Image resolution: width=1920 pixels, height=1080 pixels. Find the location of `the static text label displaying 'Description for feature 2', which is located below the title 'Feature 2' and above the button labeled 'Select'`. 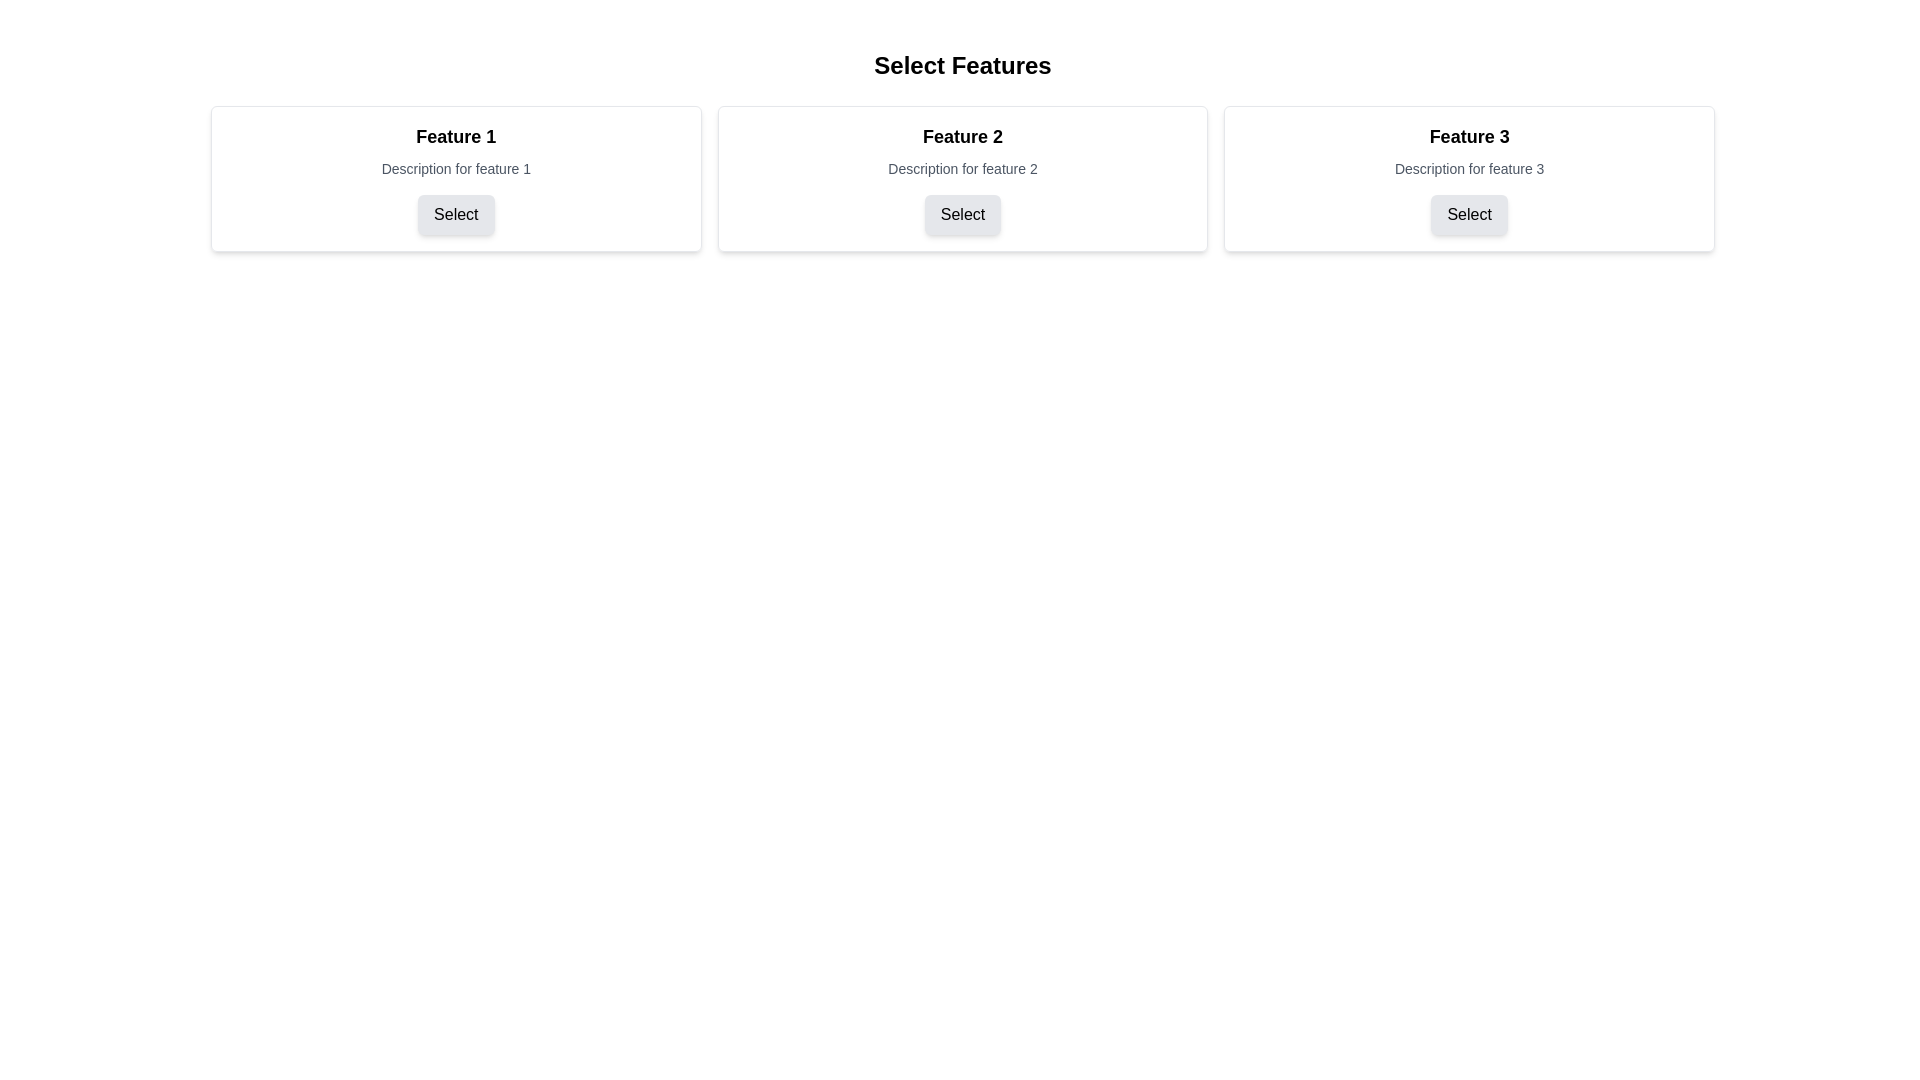

the static text label displaying 'Description for feature 2', which is located below the title 'Feature 2' and above the button labeled 'Select' is located at coordinates (963, 168).